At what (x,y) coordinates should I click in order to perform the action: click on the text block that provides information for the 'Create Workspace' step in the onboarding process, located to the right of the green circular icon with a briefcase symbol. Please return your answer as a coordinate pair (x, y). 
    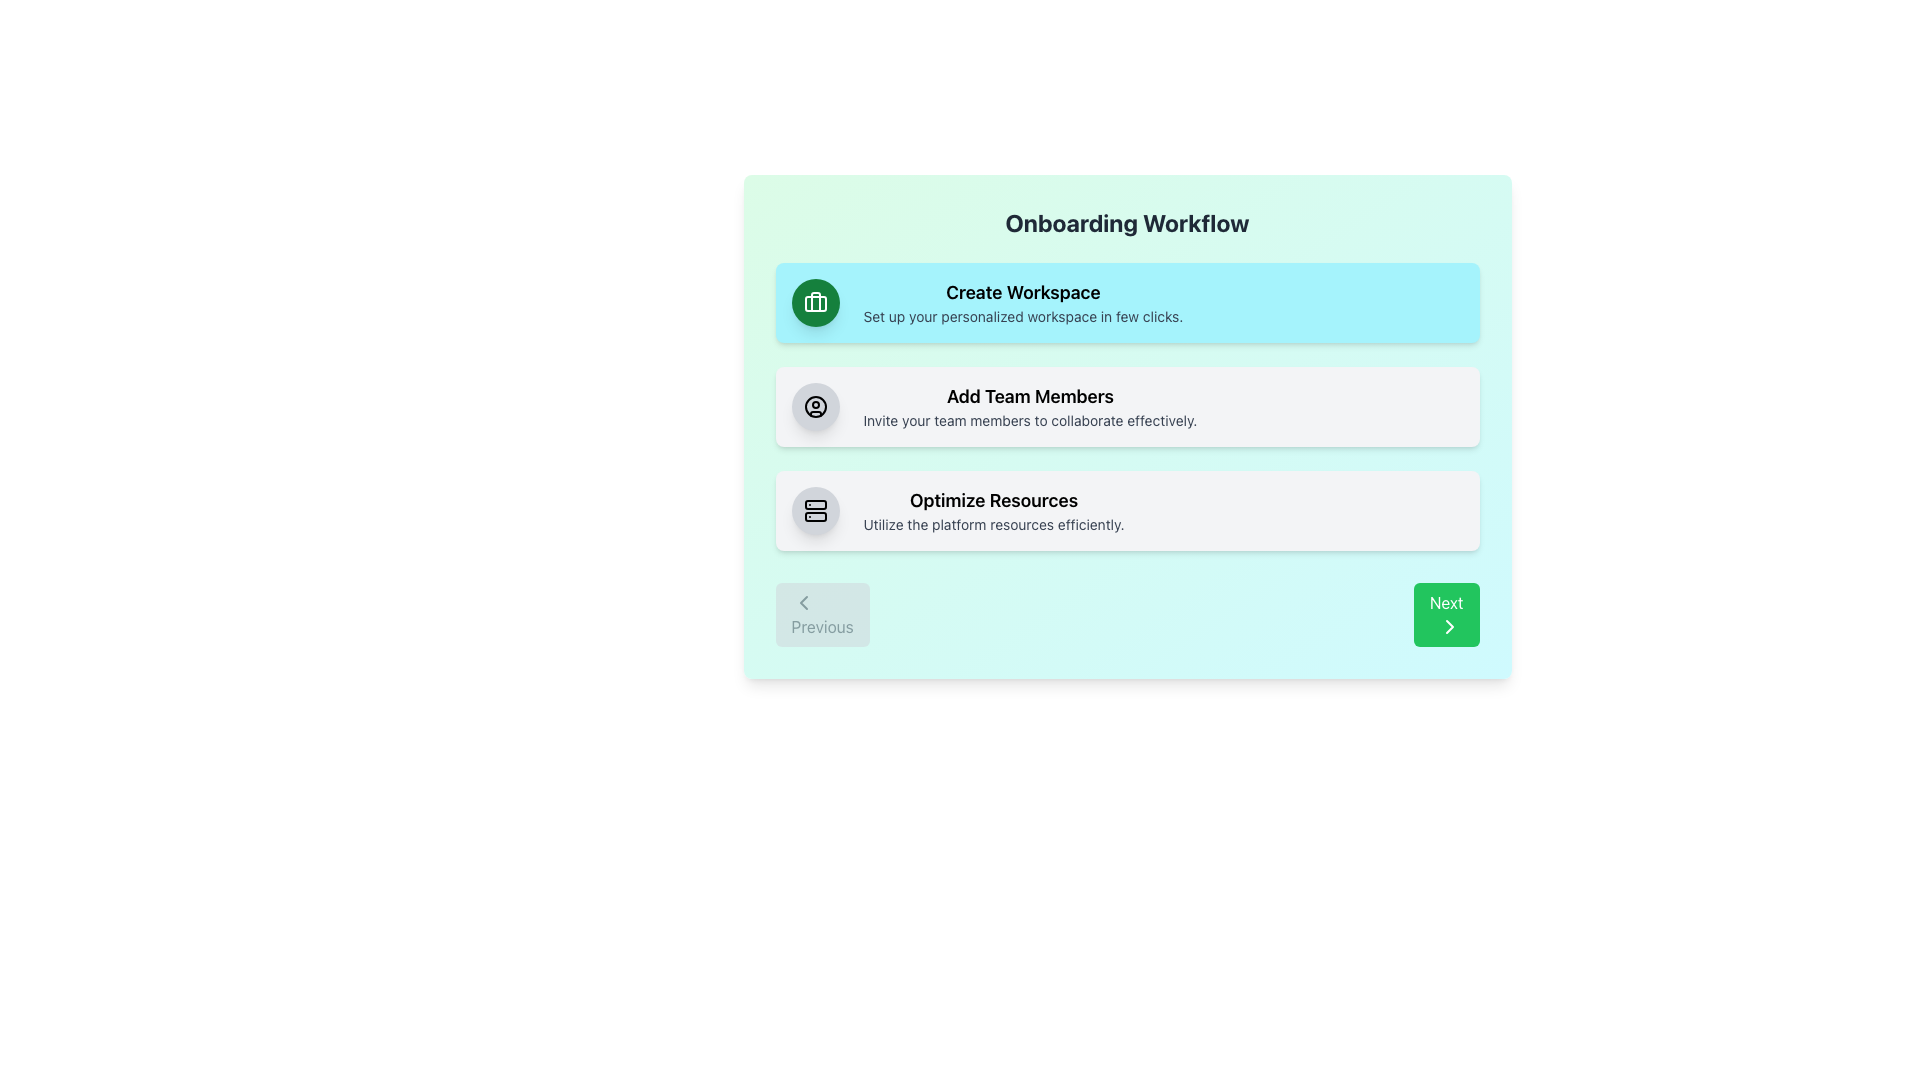
    Looking at the image, I should click on (1023, 303).